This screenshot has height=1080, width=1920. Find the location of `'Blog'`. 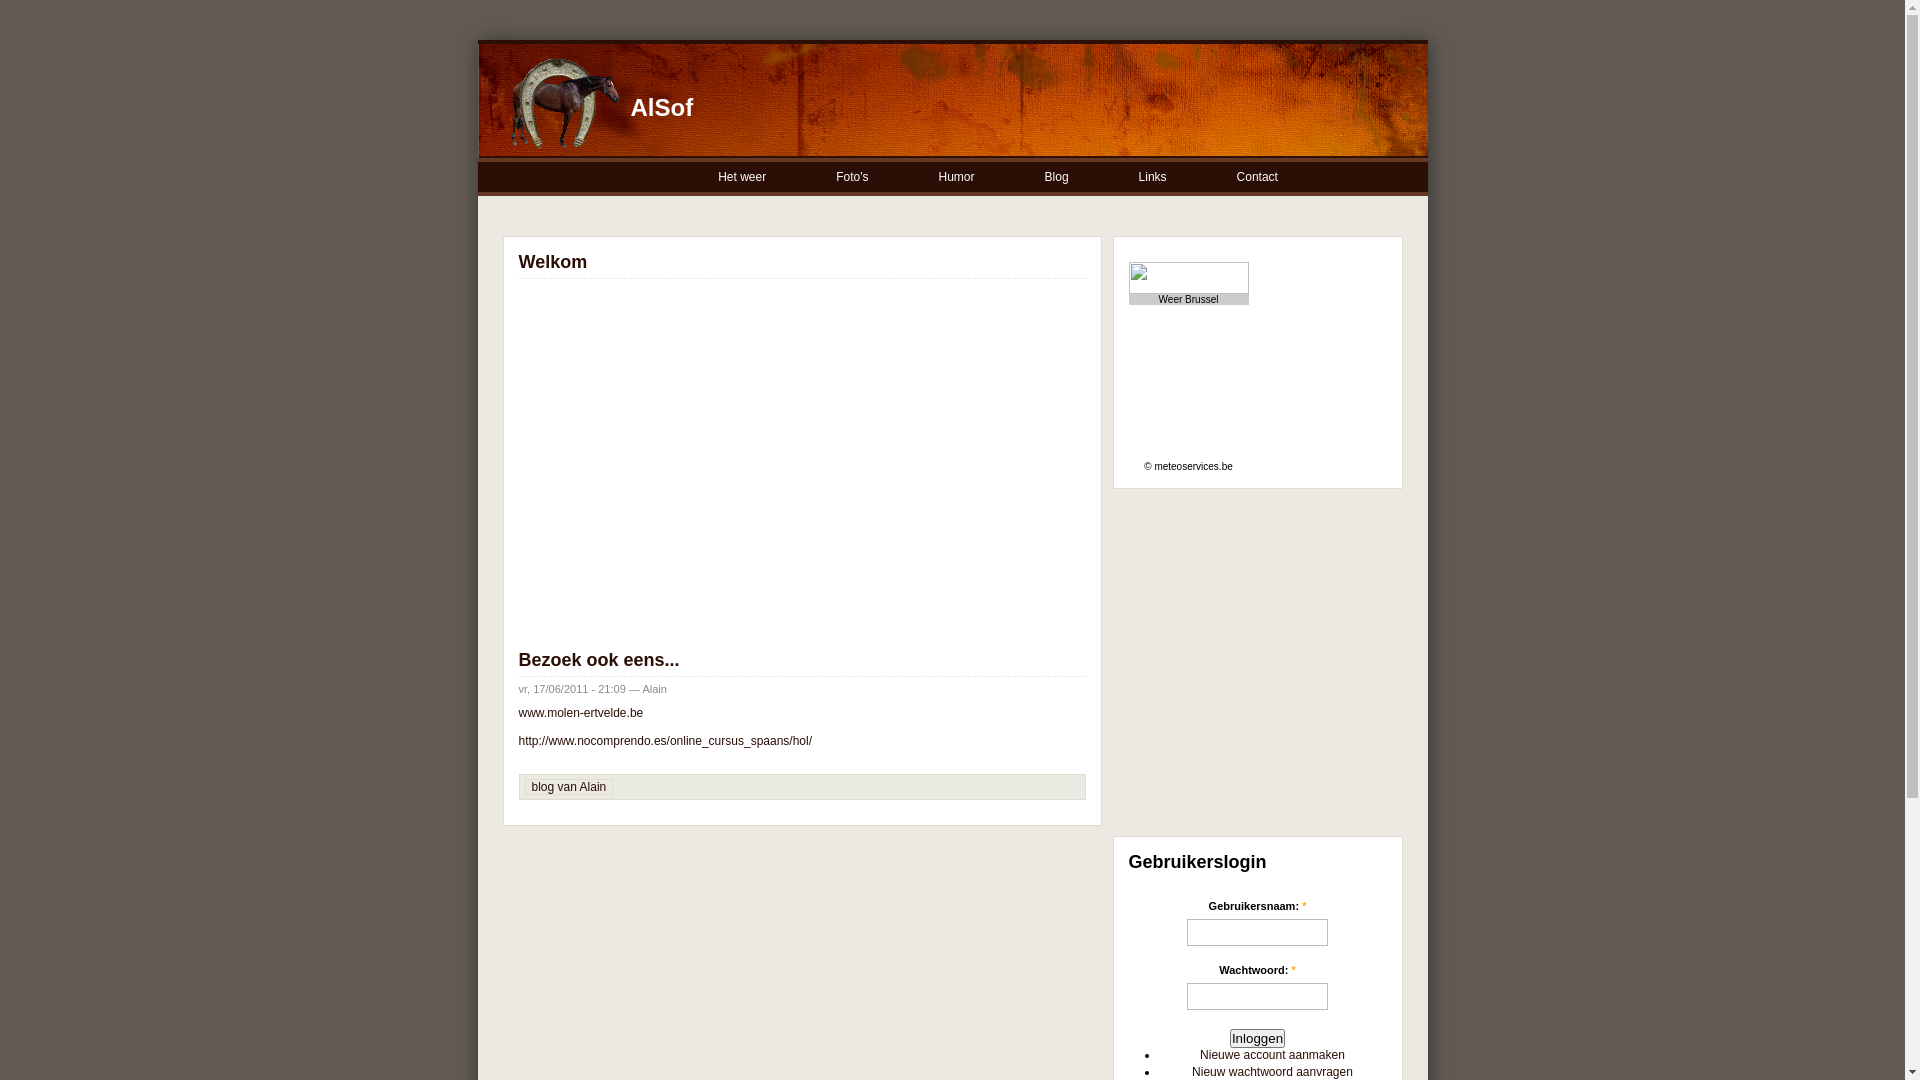

'Blog' is located at coordinates (1056, 176).